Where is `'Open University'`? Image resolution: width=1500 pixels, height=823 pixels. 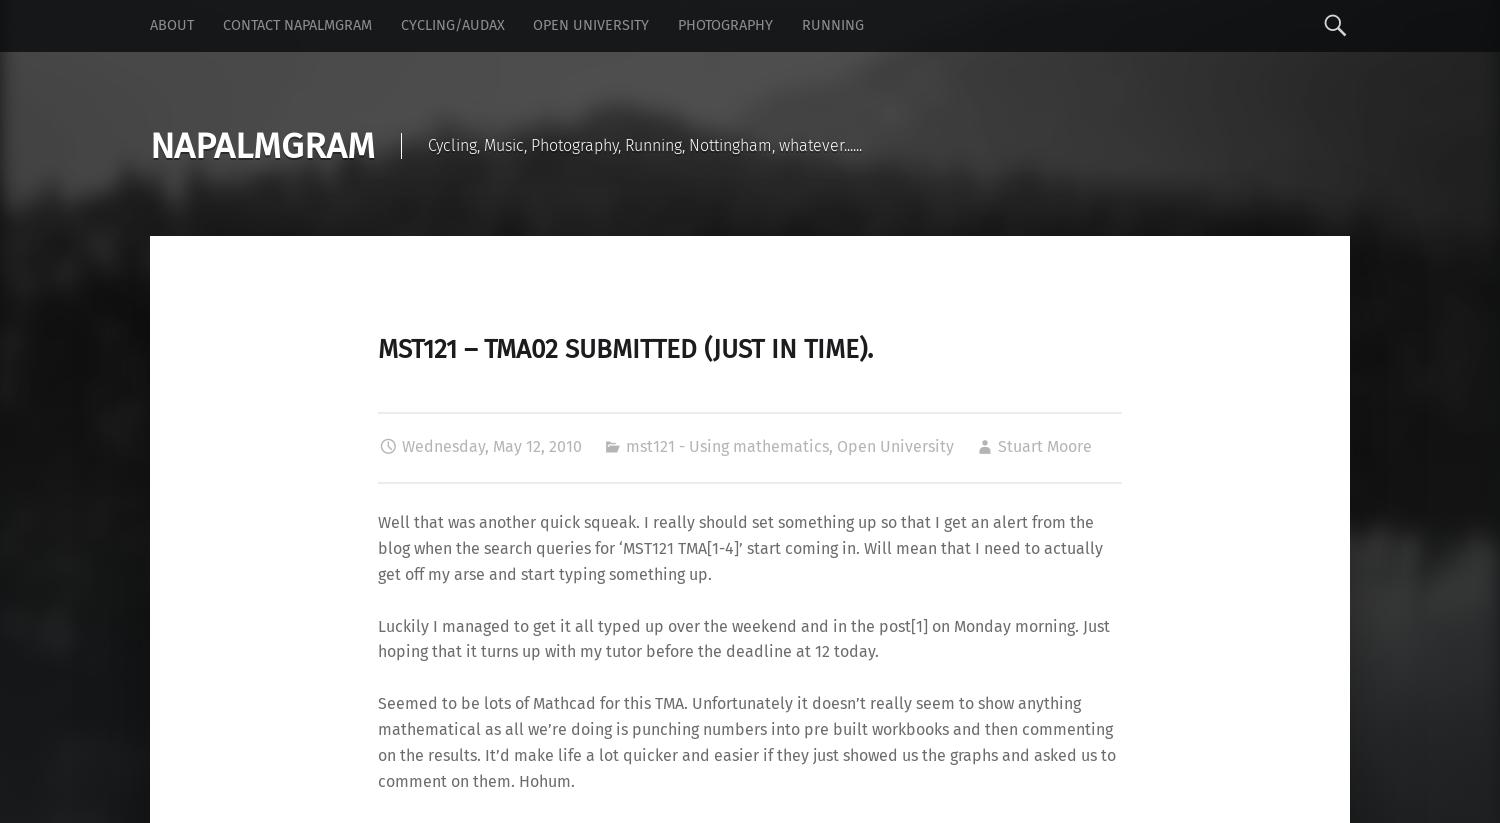 'Open University' is located at coordinates (894, 446).